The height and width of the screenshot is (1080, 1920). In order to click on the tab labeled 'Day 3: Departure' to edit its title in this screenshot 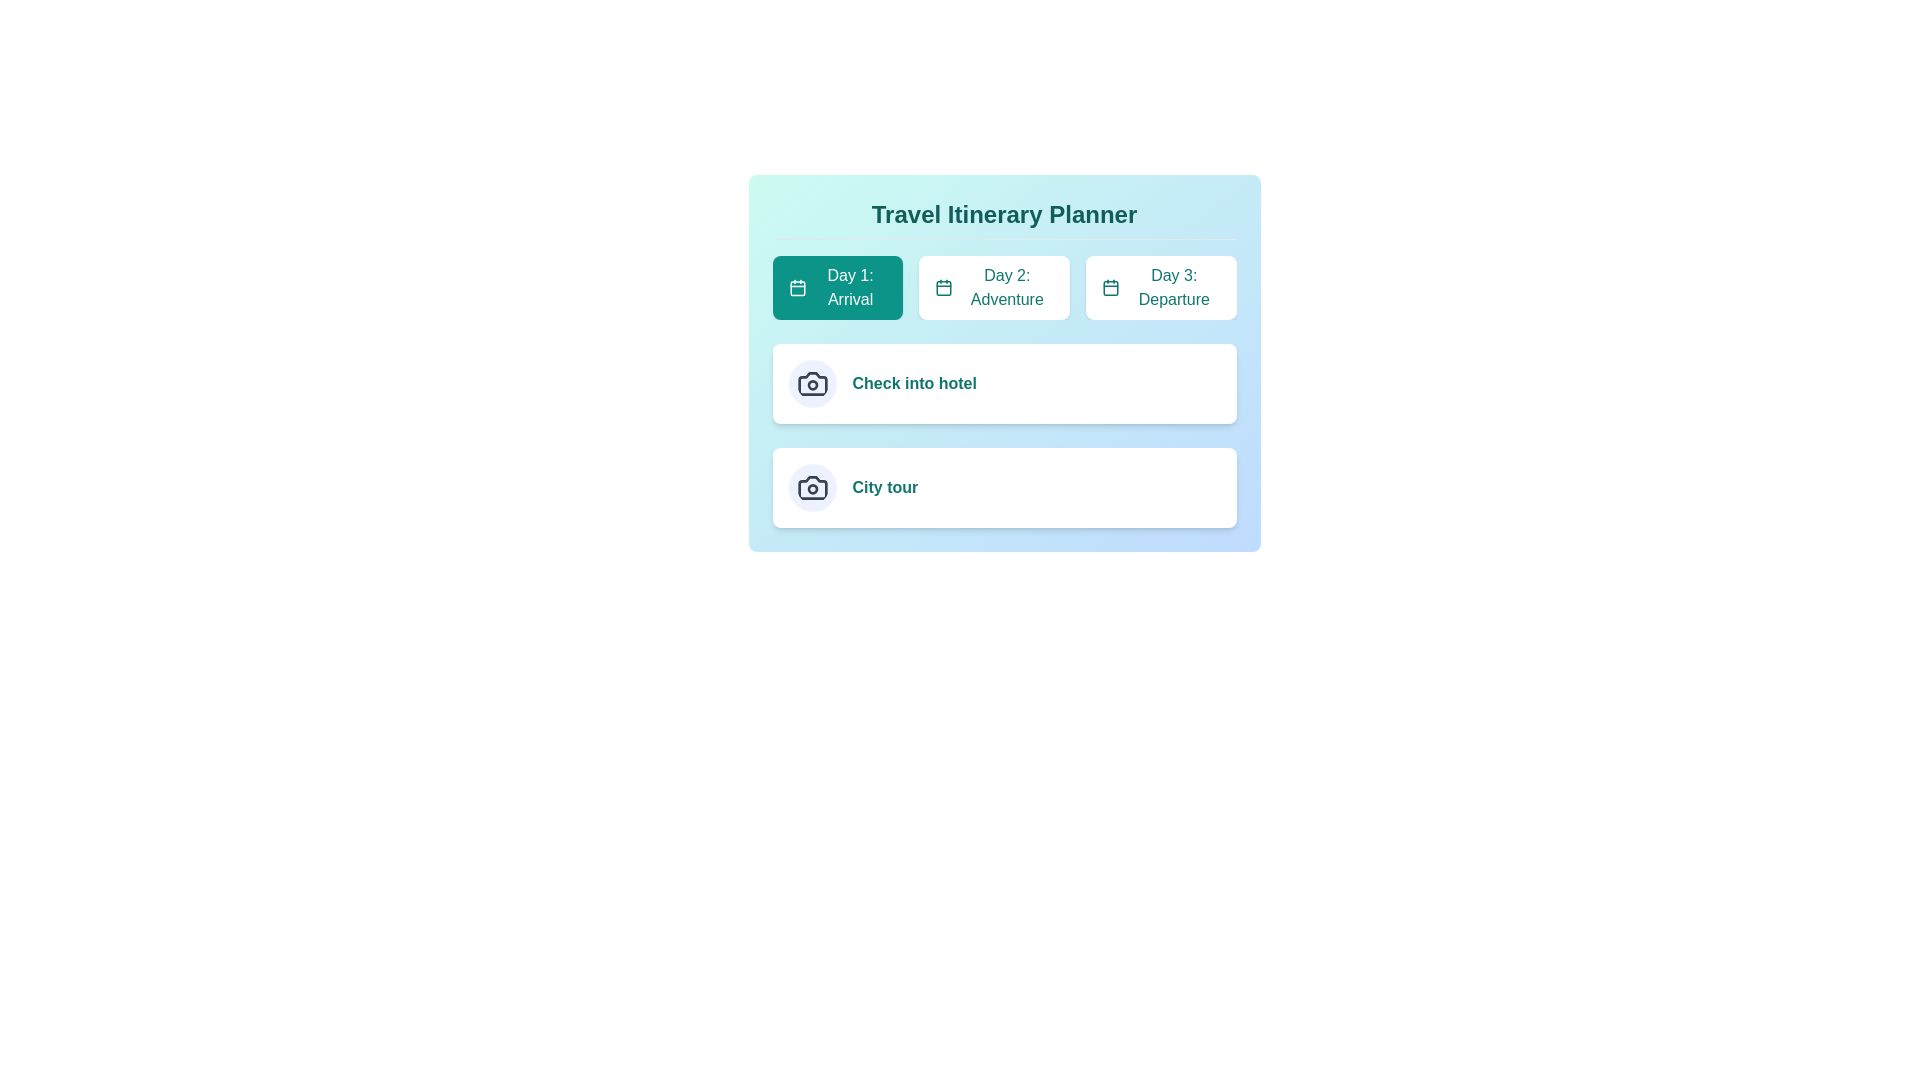, I will do `click(1161, 288)`.